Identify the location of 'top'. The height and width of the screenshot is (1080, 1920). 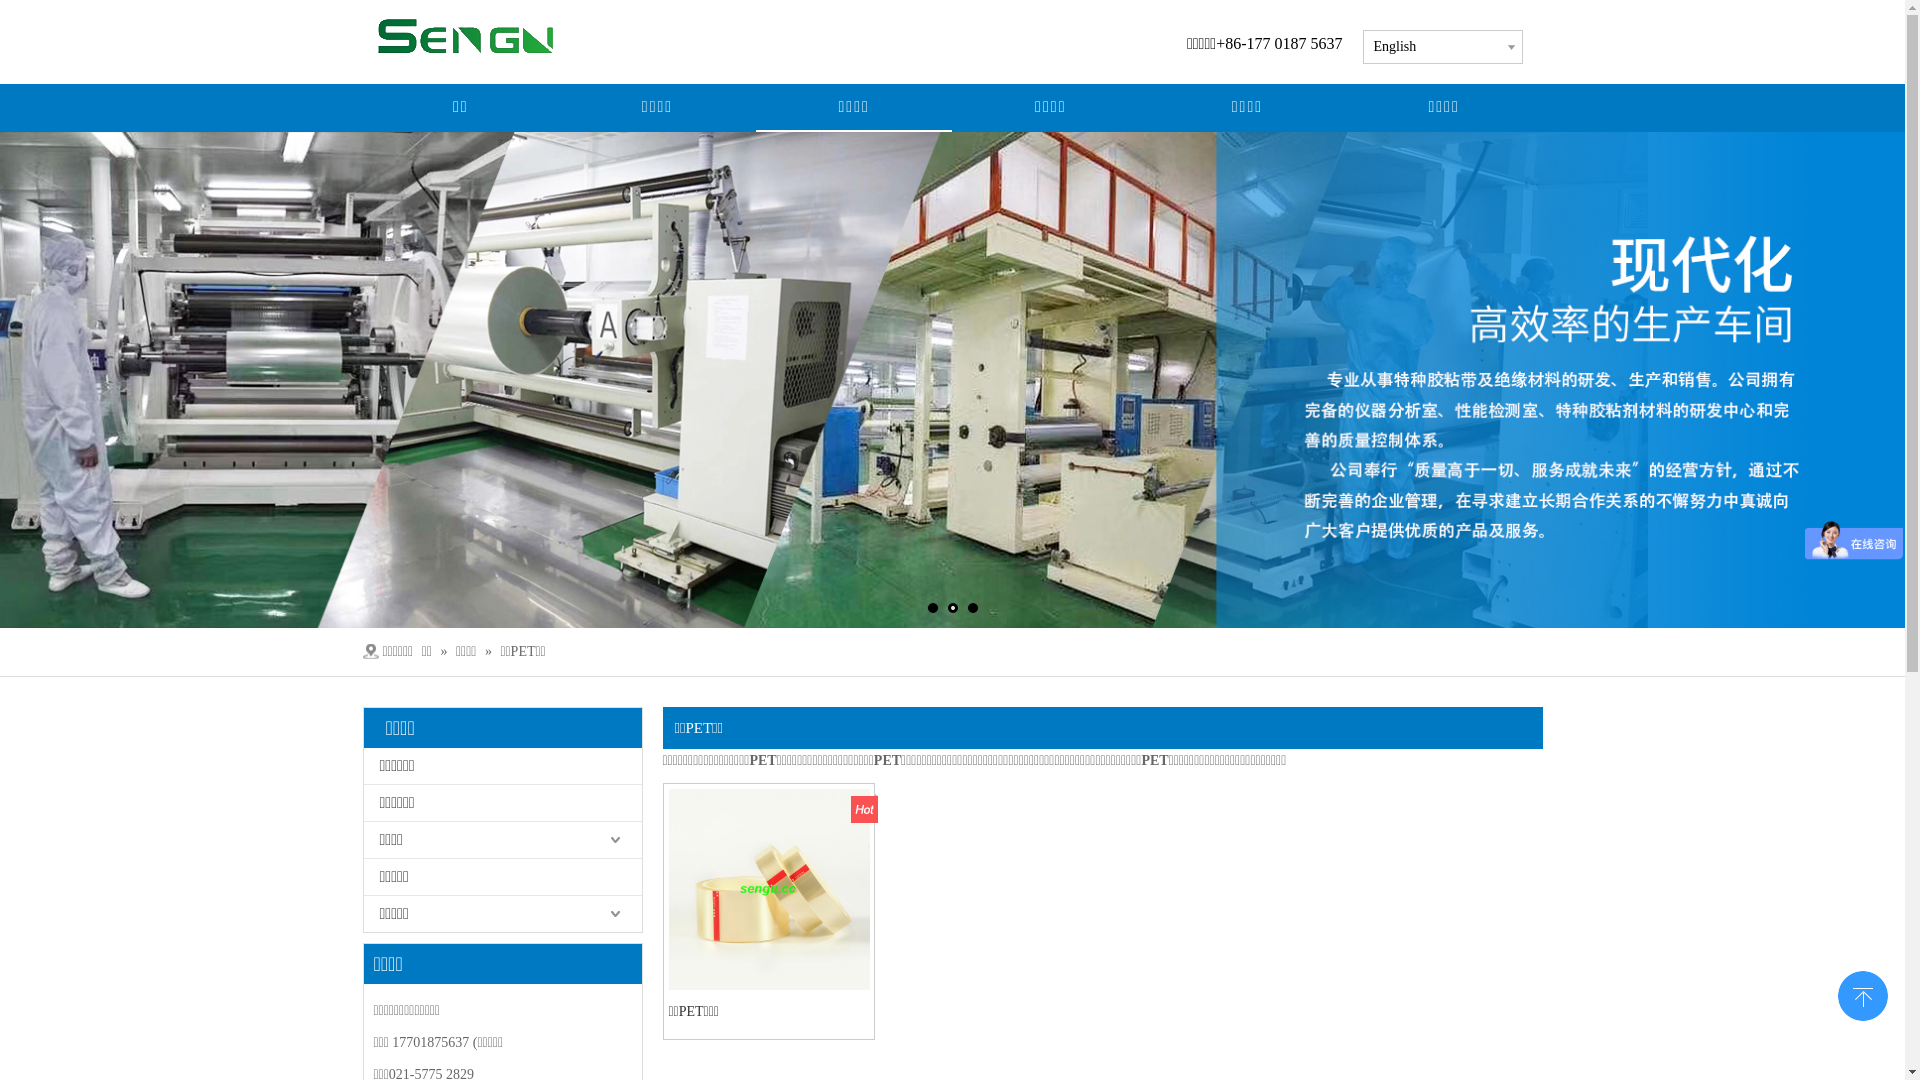
(1861, 994).